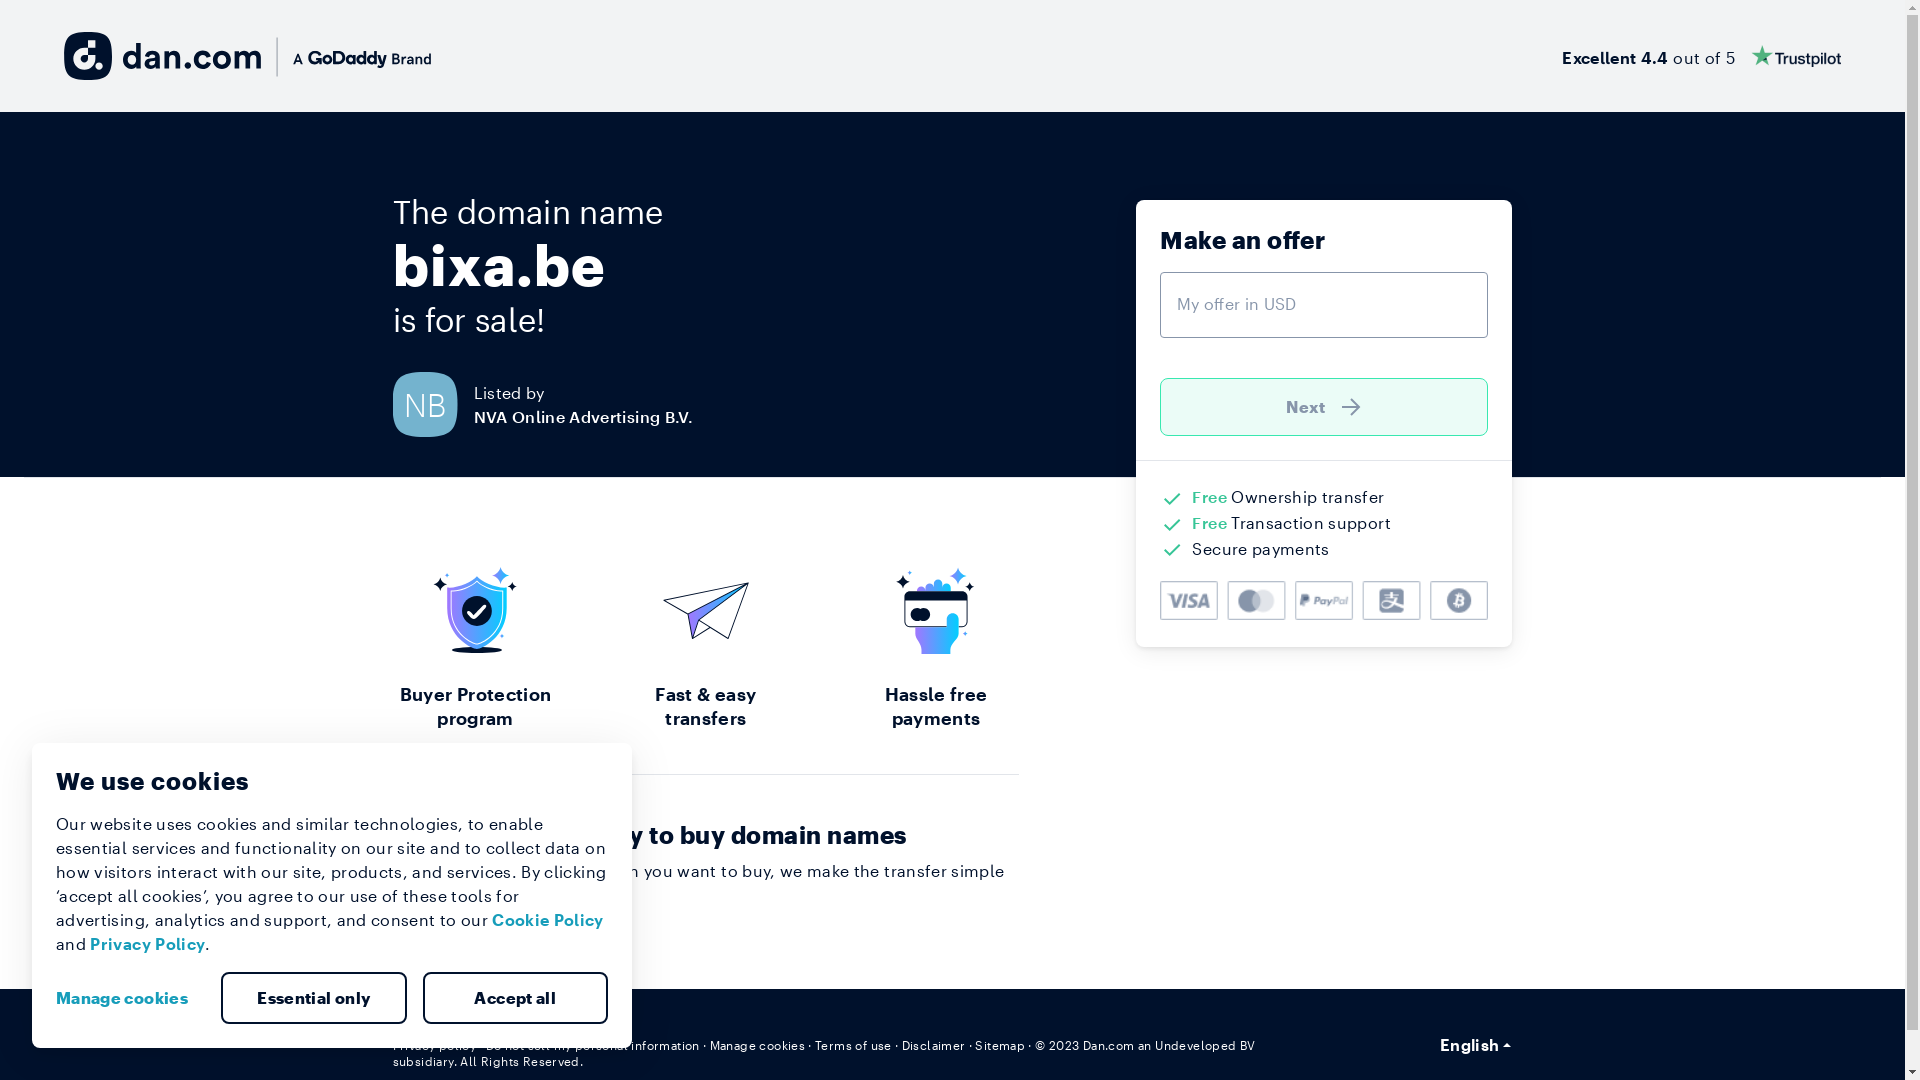 The width and height of the screenshot is (1920, 1080). Describe the element at coordinates (547, 919) in the screenshot. I see `'Cookie Policy'` at that location.